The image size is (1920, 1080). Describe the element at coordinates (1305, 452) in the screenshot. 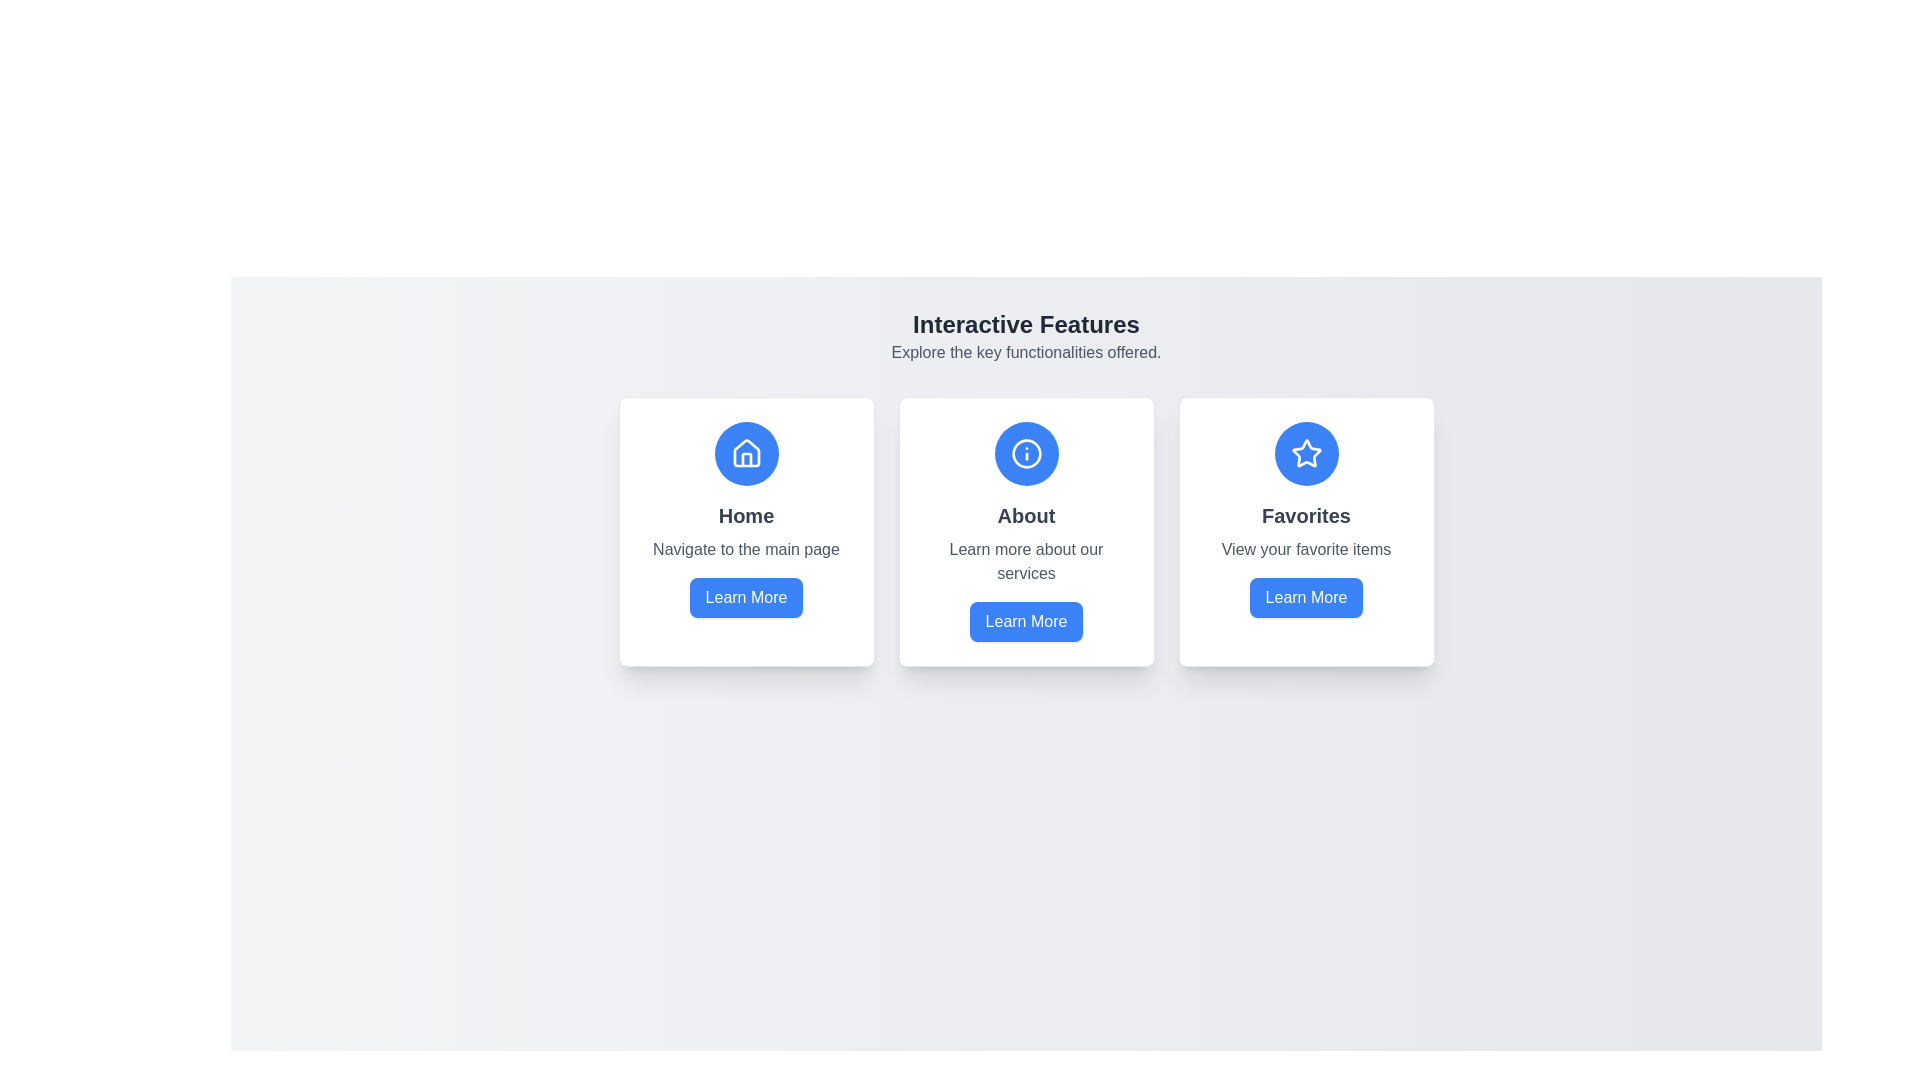

I see `the star icon located in the 'Favorites' card, which represents functionality for saving or accessing favorite items` at that location.